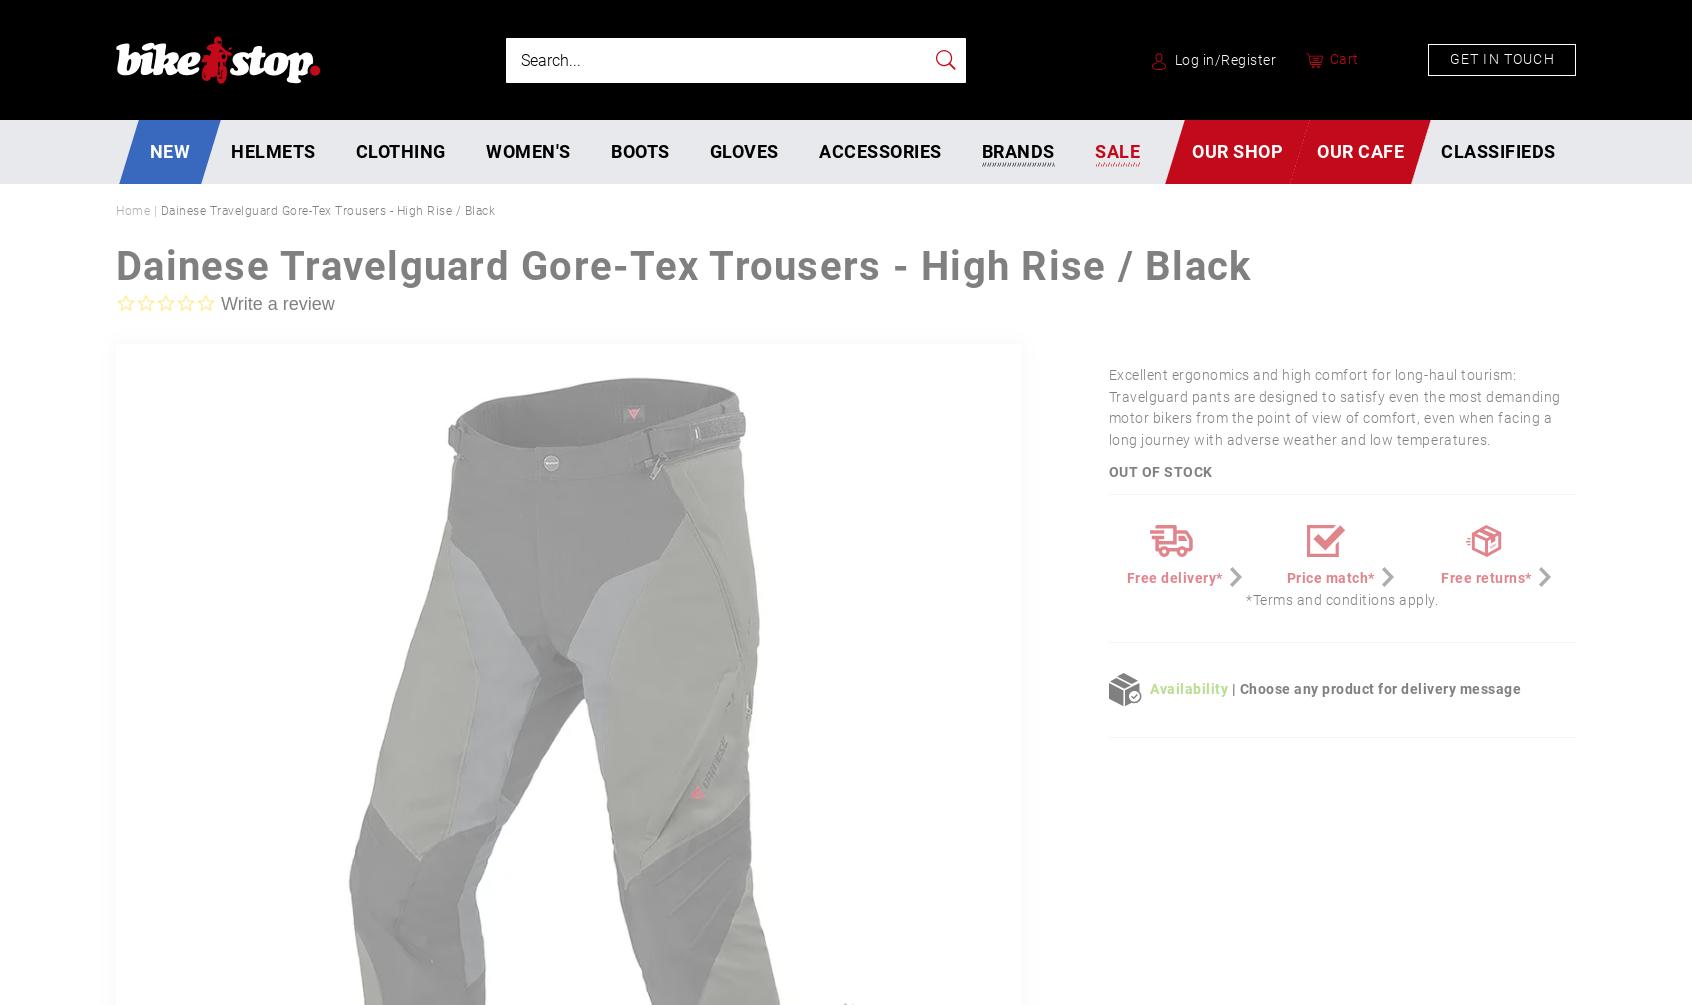 The height and width of the screenshot is (1005, 1692). What do you see at coordinates (1440, 151) in the screenshot?
I see `'Classifieds'` at bounding box center [1440, 151].